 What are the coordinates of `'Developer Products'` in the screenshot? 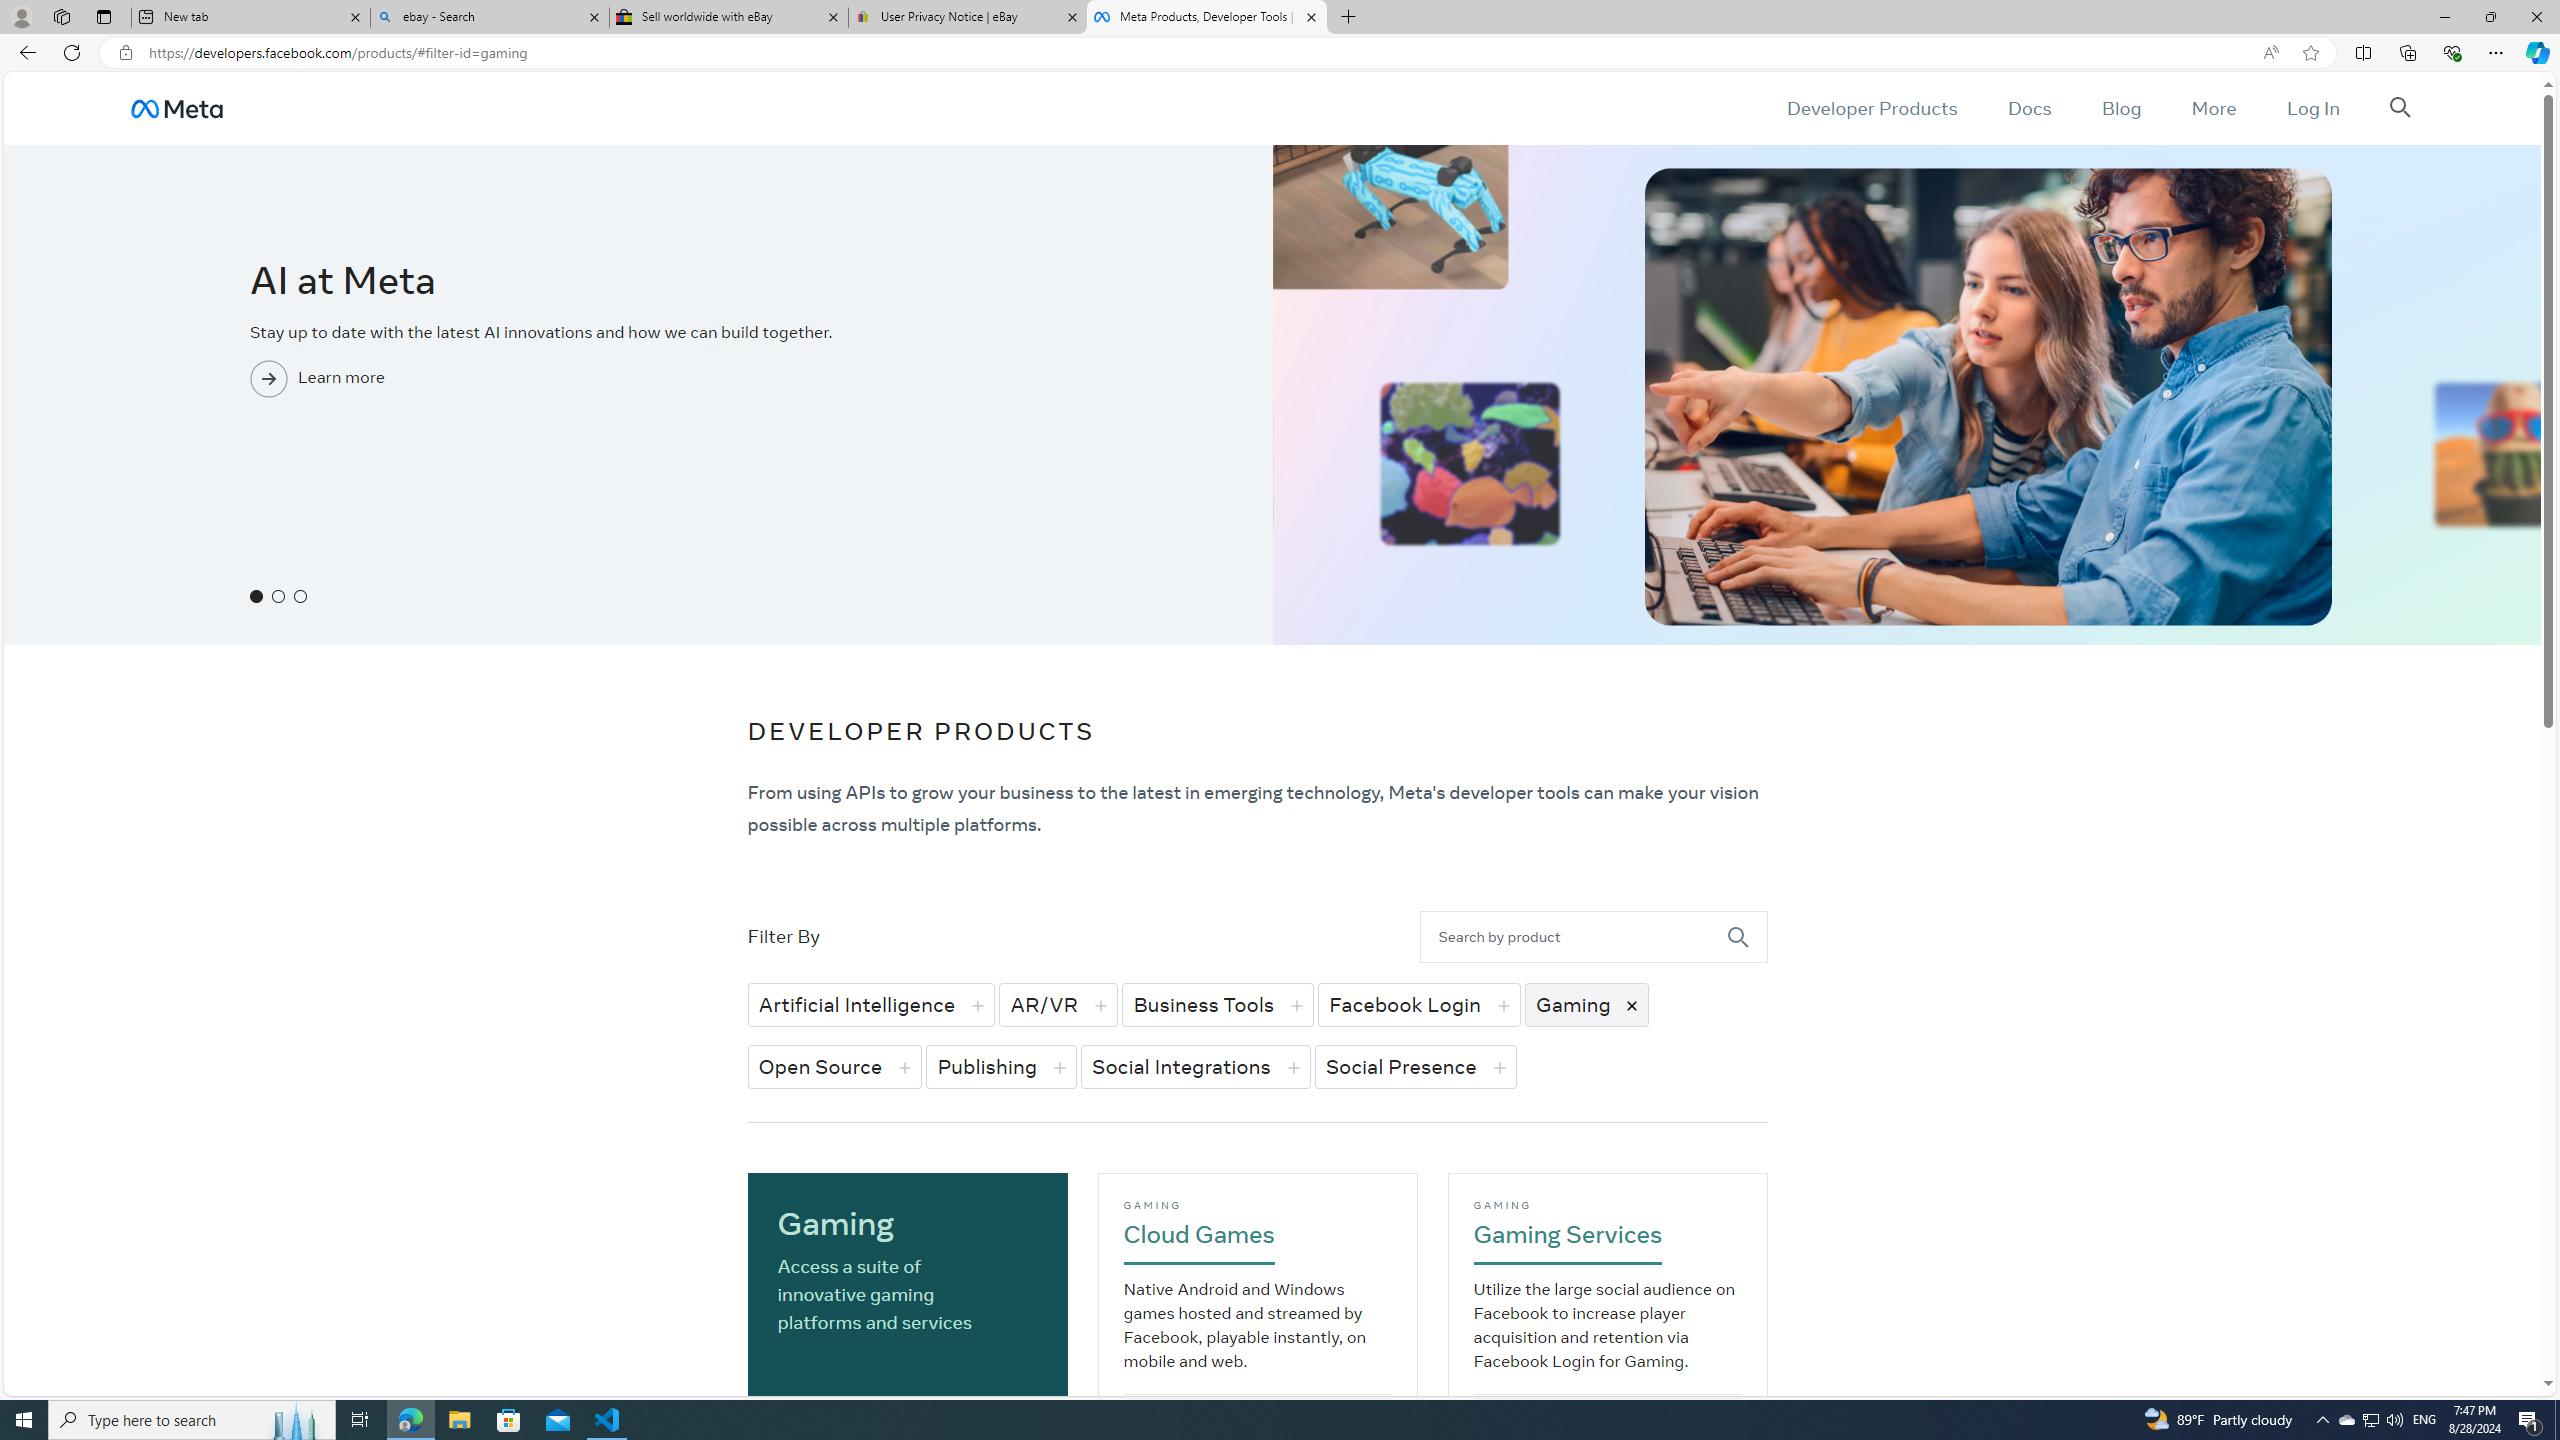 It's located at (1871, 107).